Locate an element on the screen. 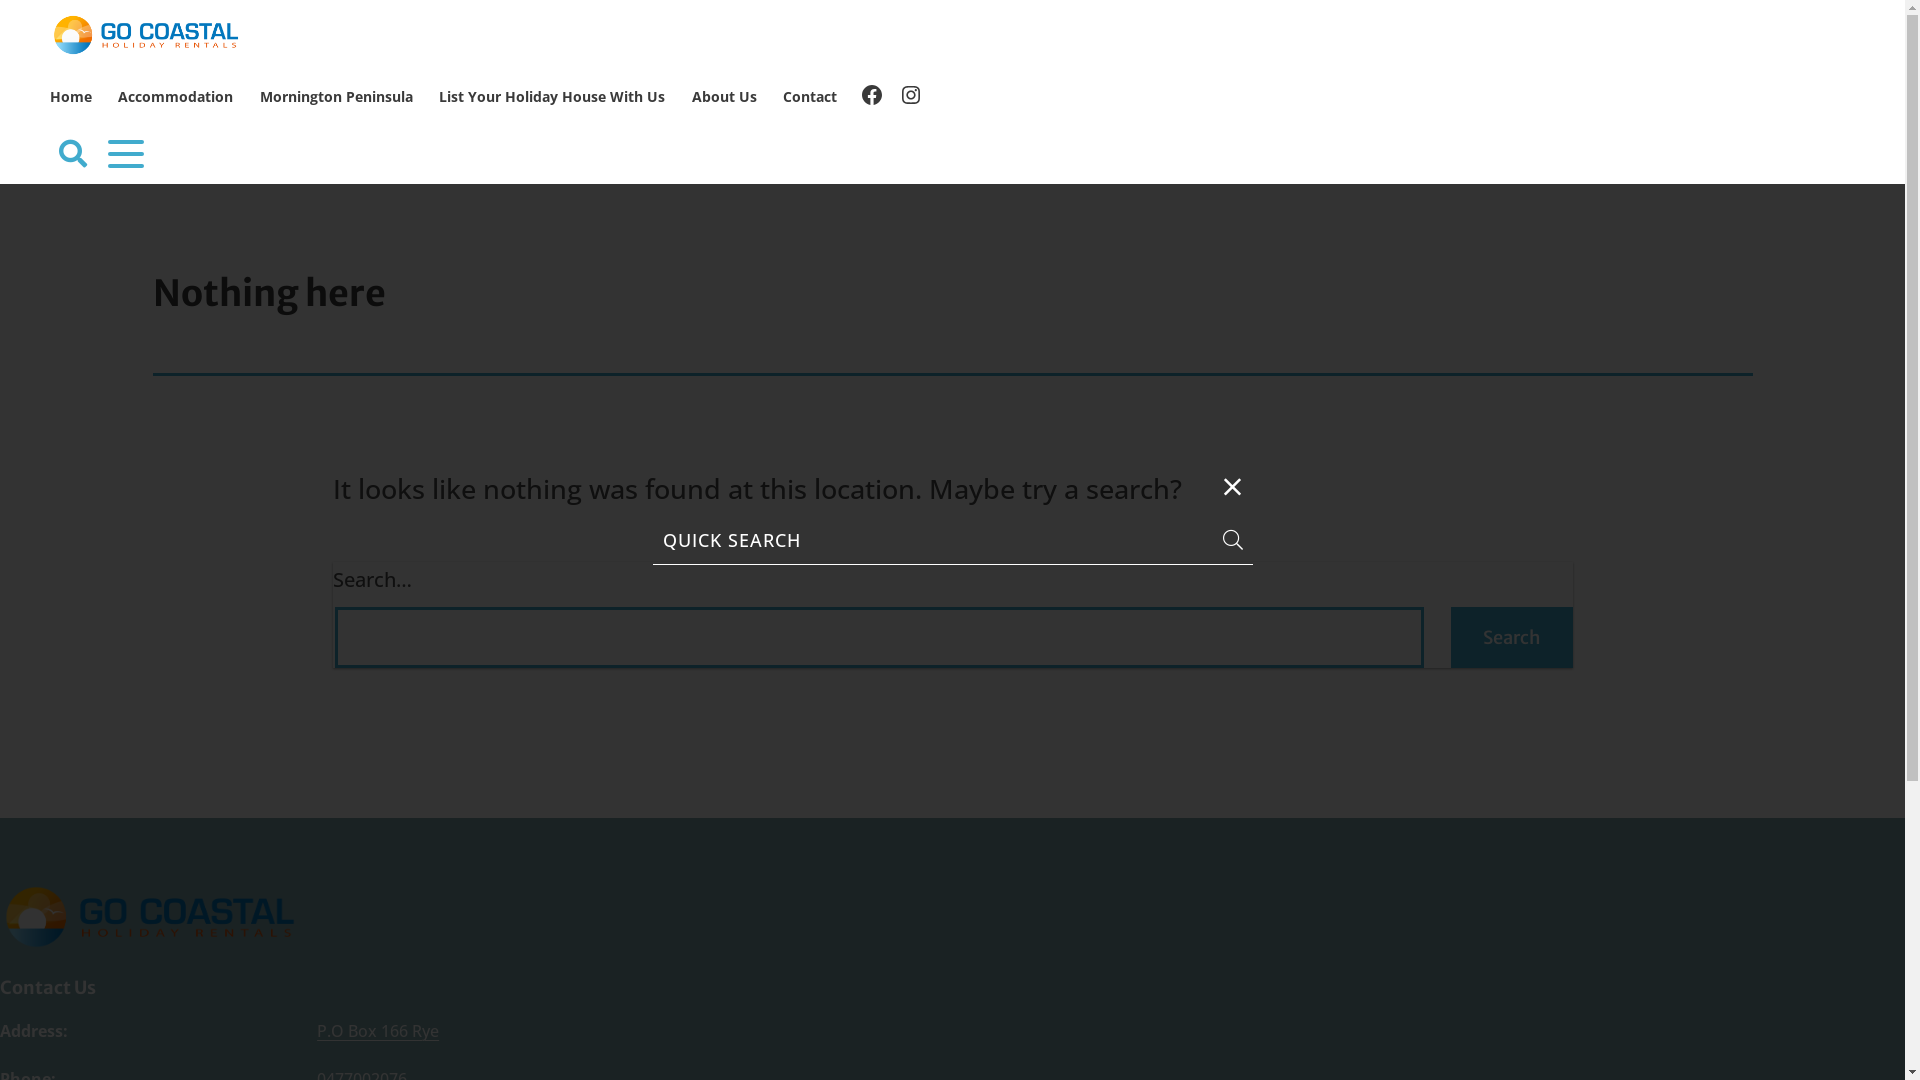 Image resolution: width=1920 pixels, height=1080 pixels. 'Search' is located at coordinates (1511, 637).